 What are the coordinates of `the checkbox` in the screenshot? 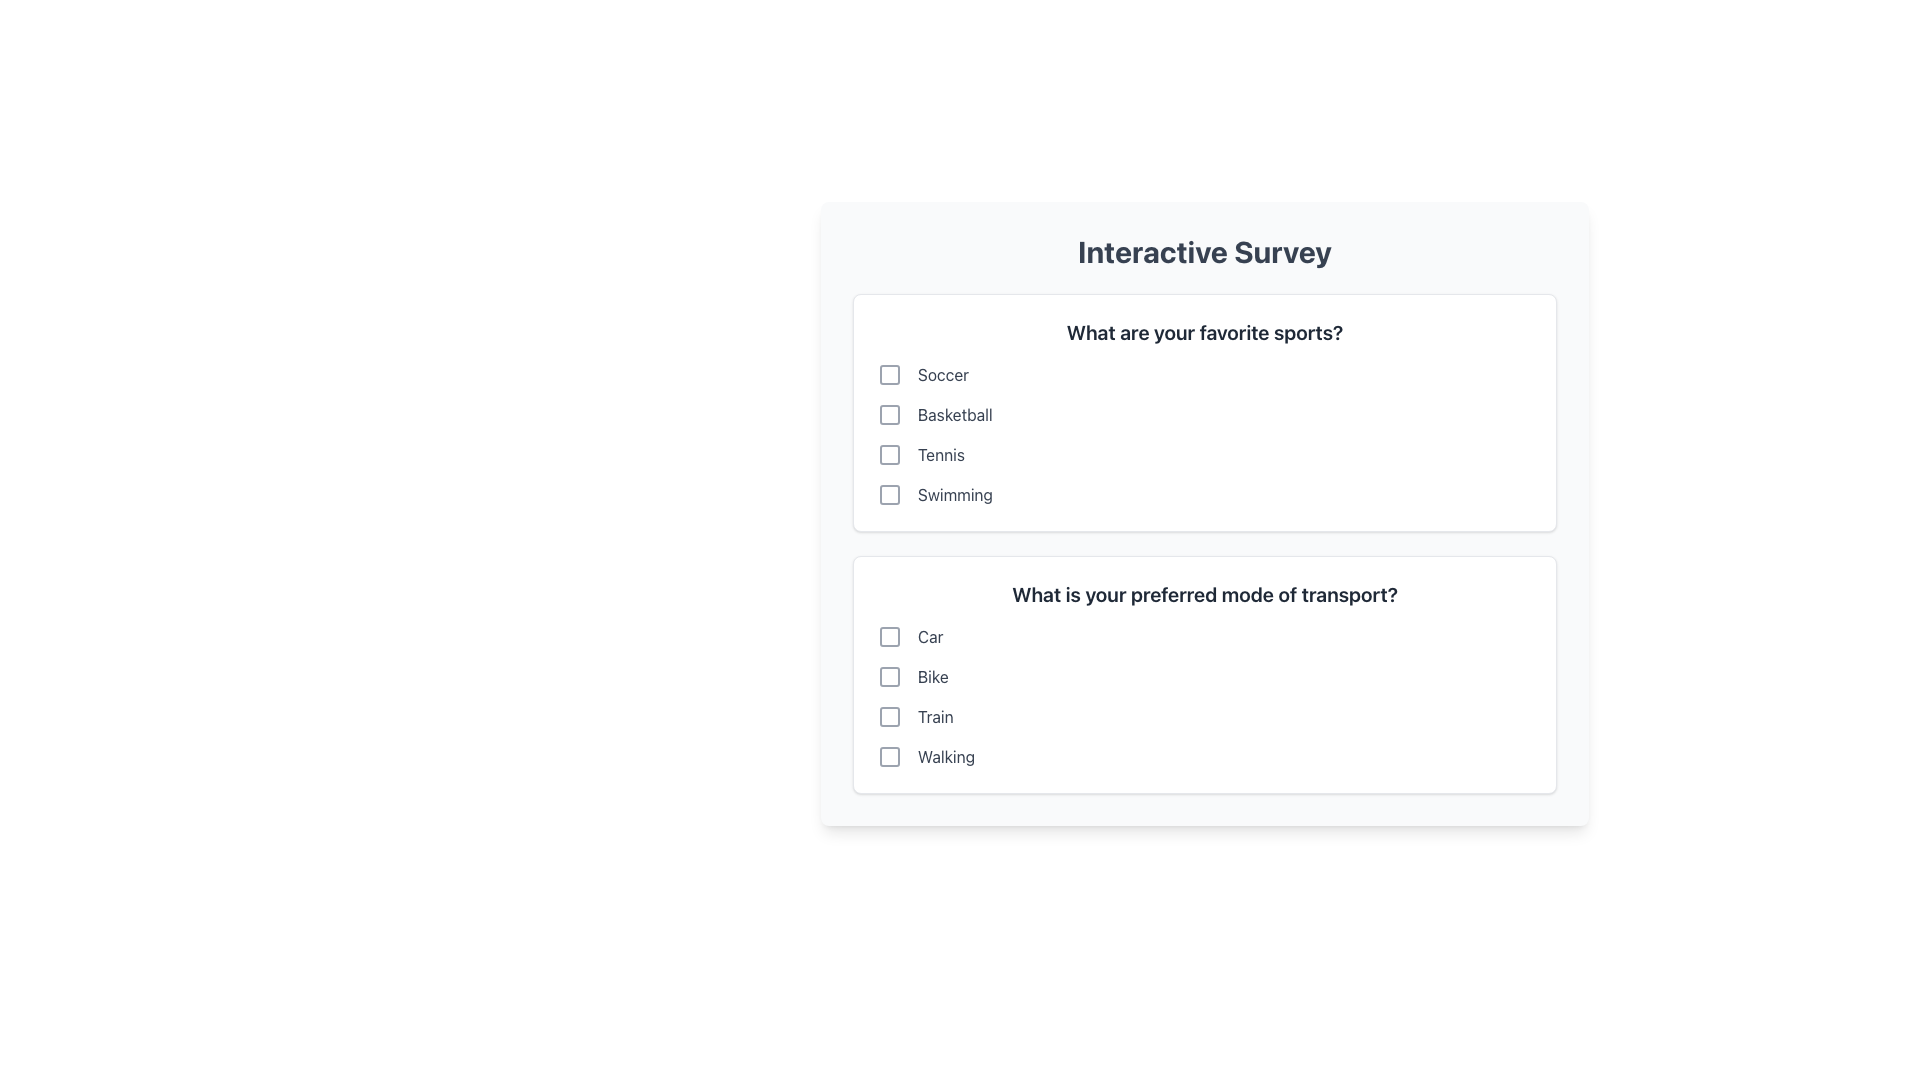 It's located at (888, 455).